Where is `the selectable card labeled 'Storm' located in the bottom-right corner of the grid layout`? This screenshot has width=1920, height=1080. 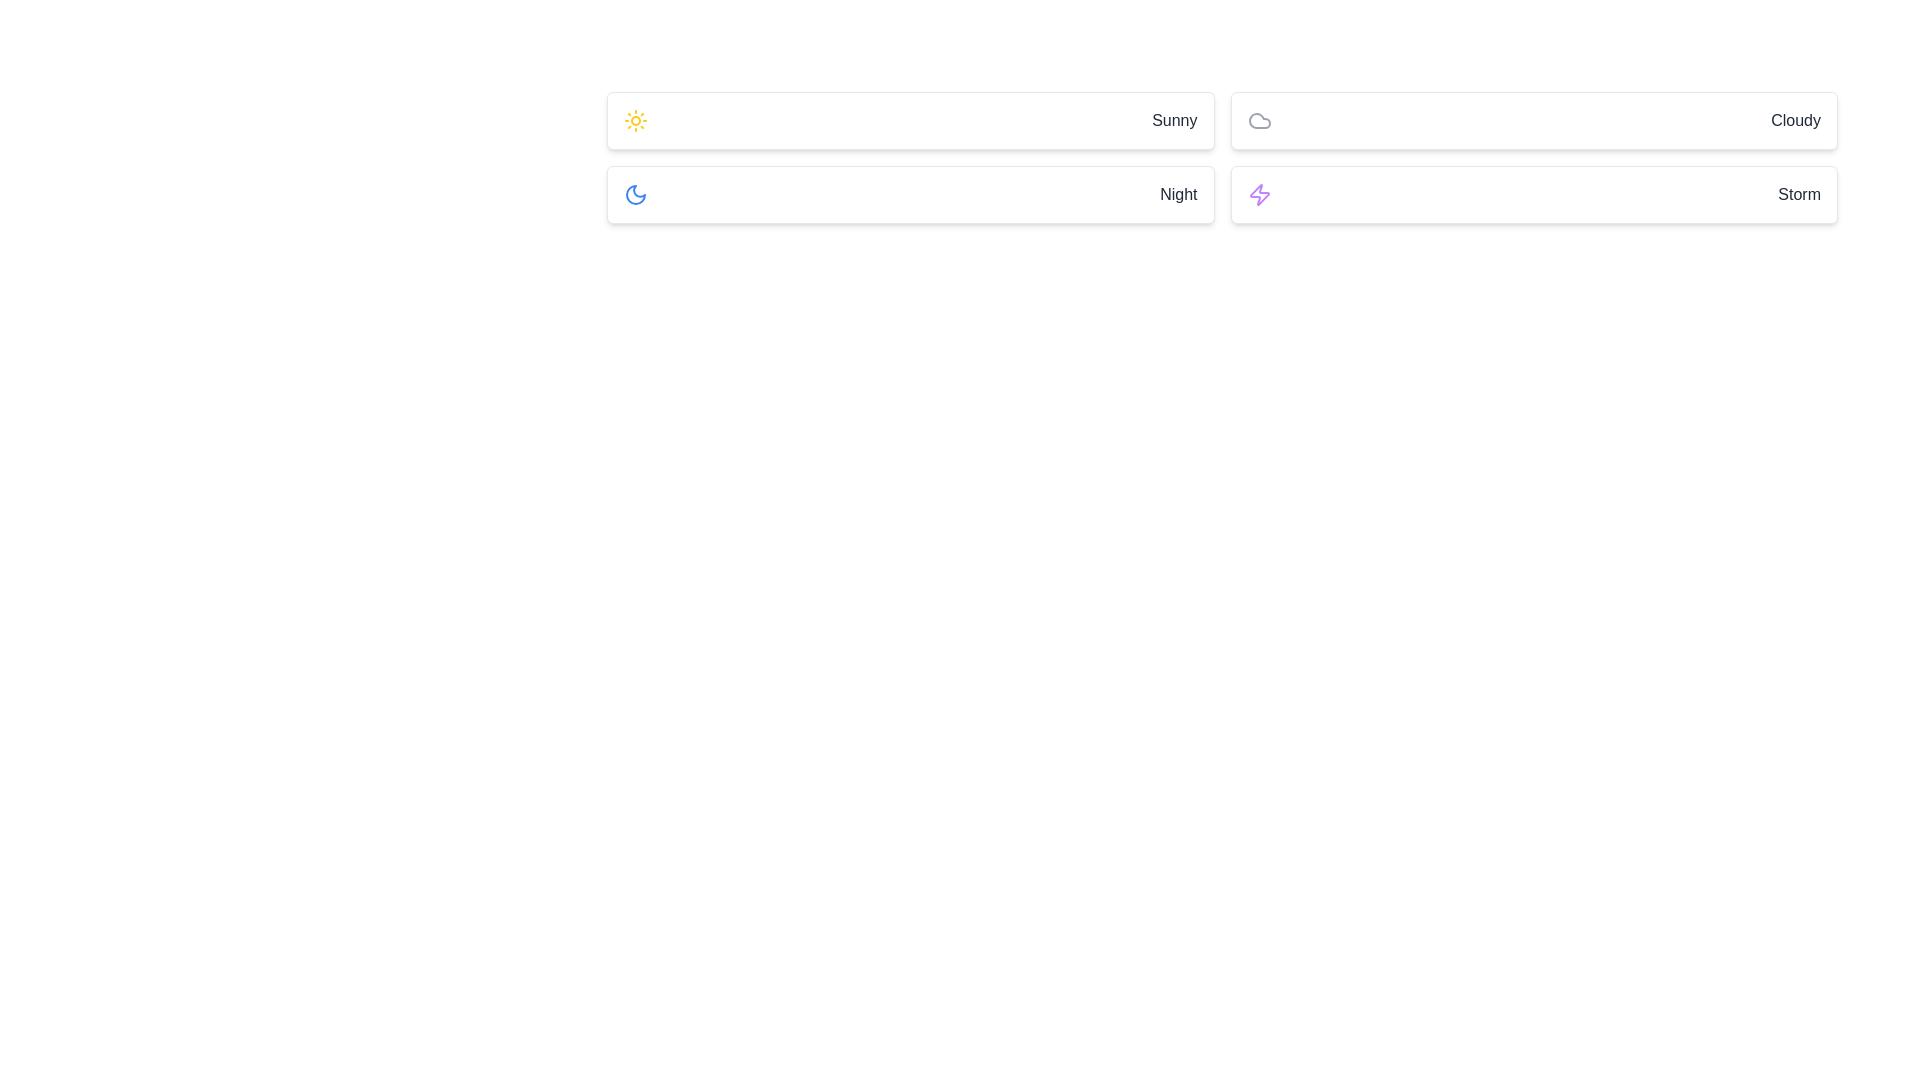 the selectable card labeled 'Storm' located in the bottom-right corner of the grid layout is located at coordinates (1533, 195).